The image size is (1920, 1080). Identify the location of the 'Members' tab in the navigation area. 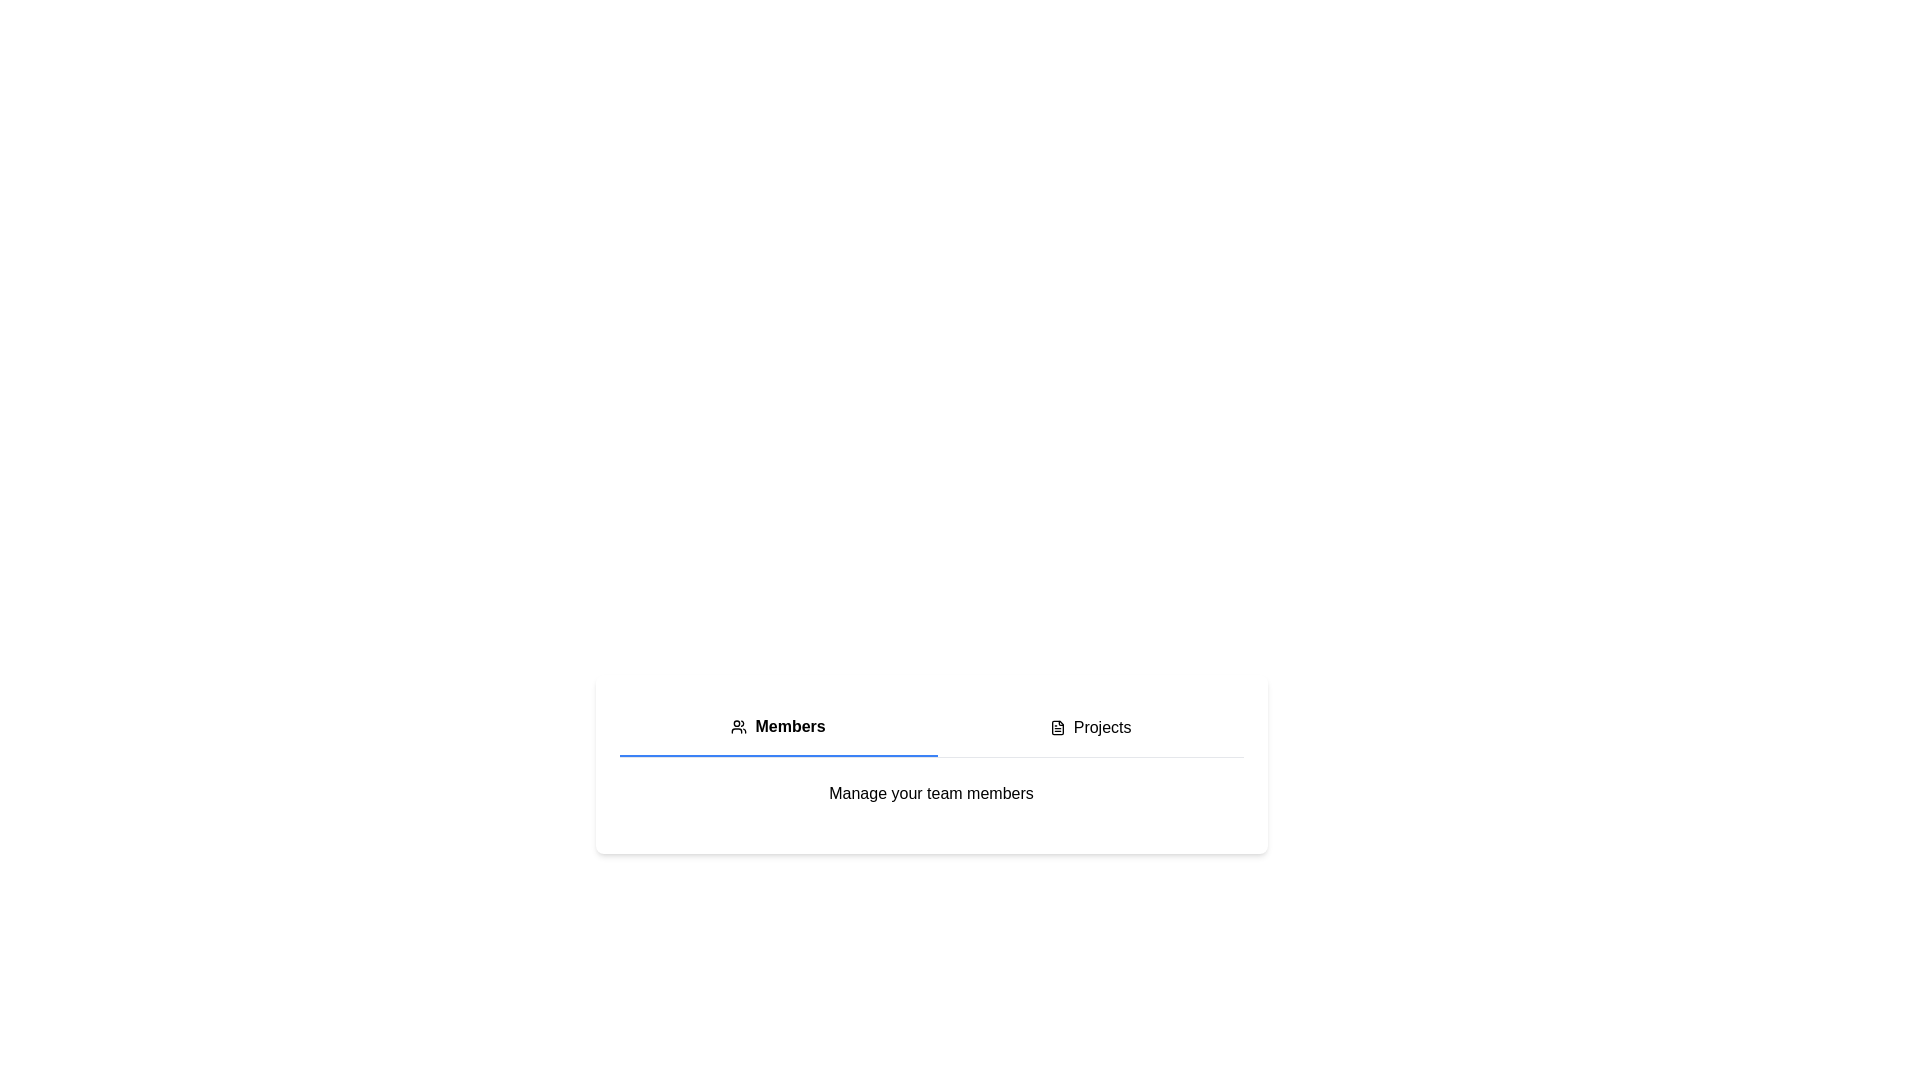
(930, 728).